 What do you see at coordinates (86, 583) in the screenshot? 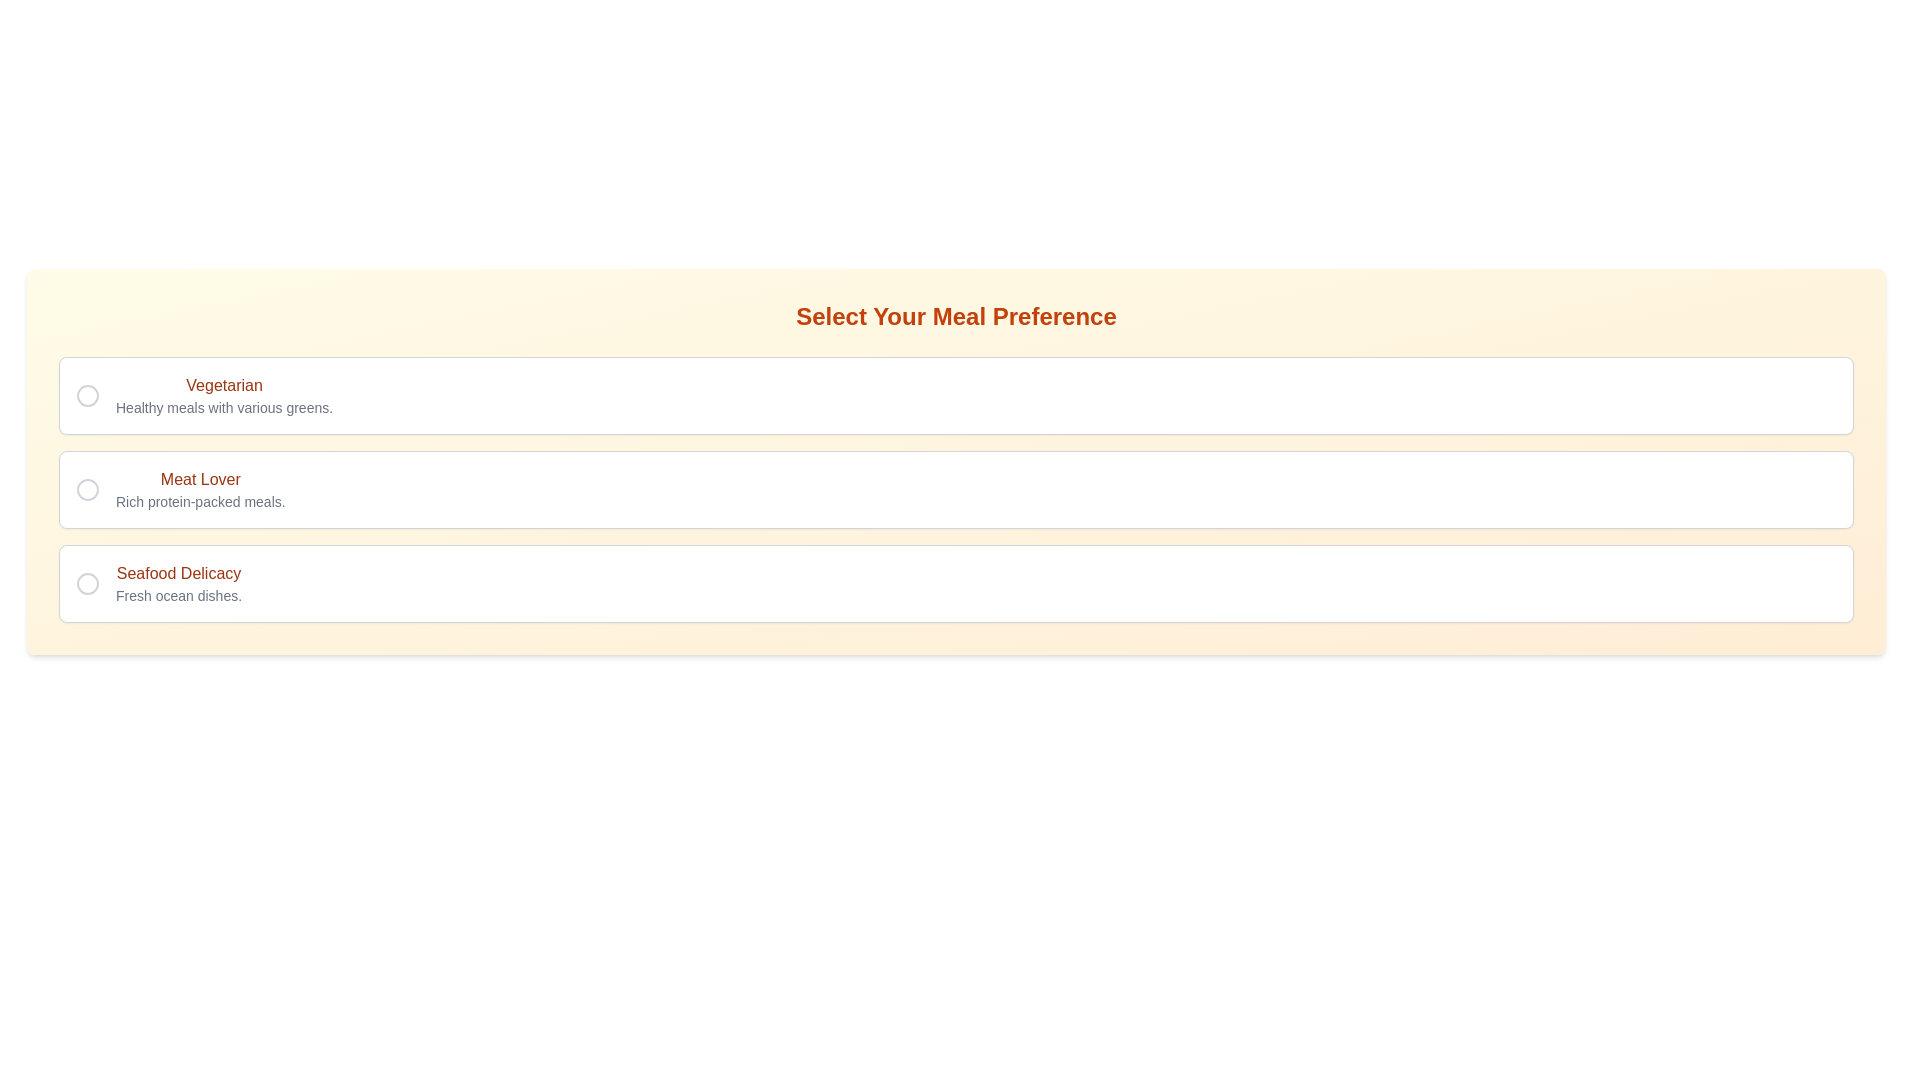
I see `the circular selection marker for the 'Seafood Delicacy' option` at bounding box center [86, 583].